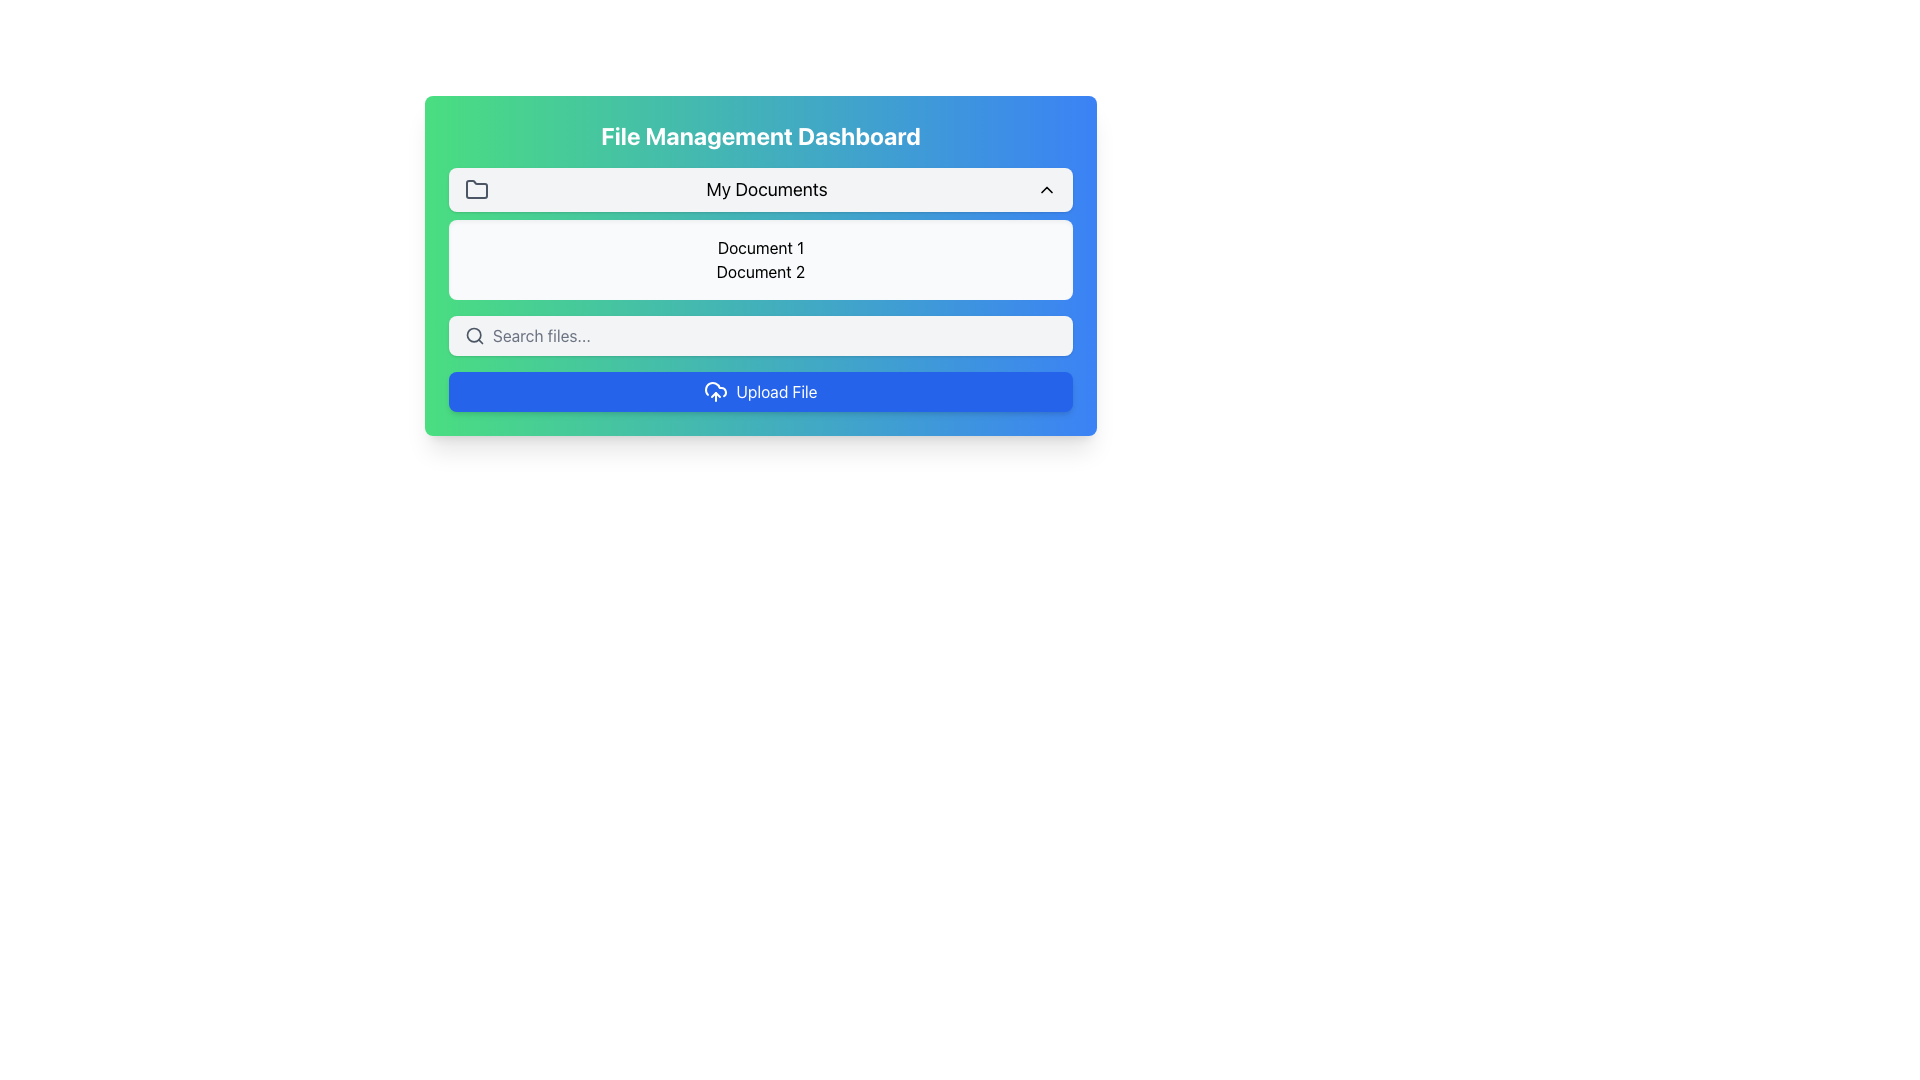  What do you see at coordinates (760, 246) in the screenshot?
I see `the text label that identifies a document or file, located above the 'Document 2' element in a rounded light gray box` at bounding box center [760, 246].